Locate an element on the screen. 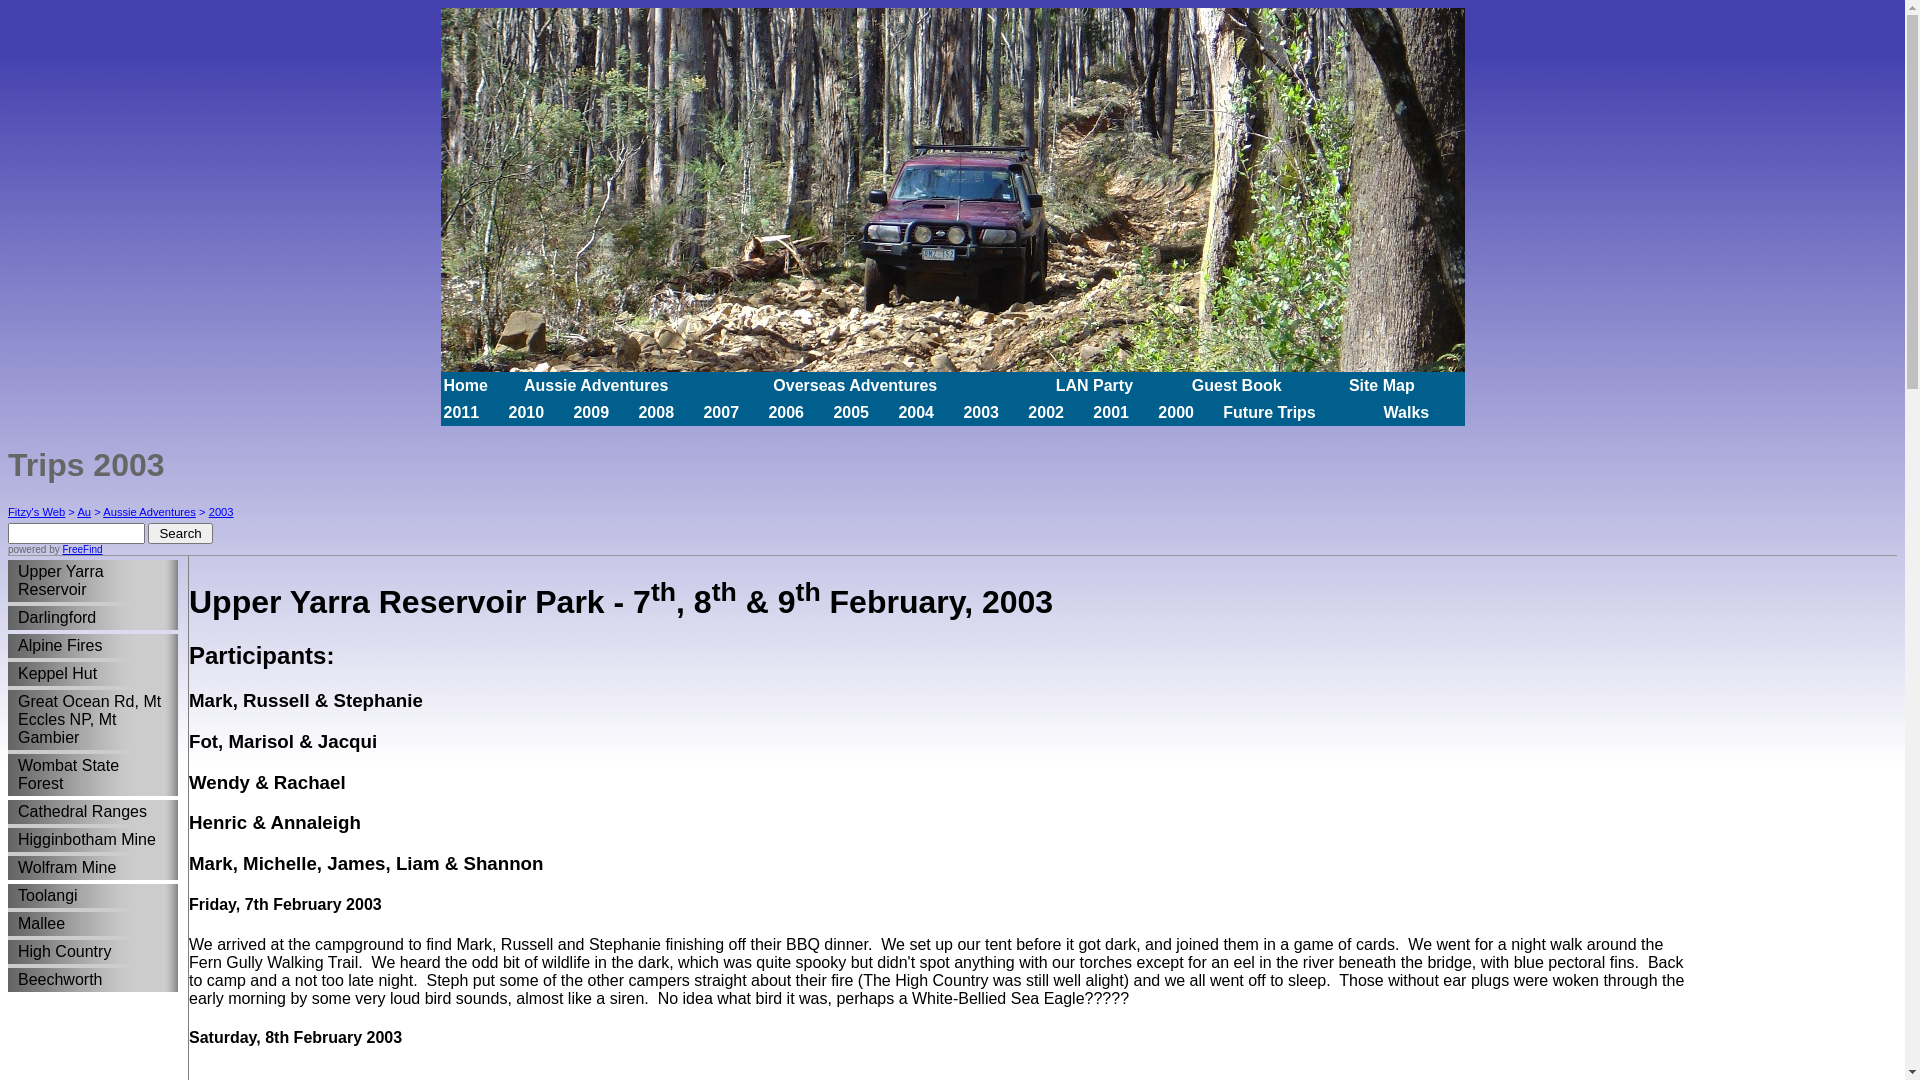 Image resolution: width=1920 pixels, height=1080 pixels. '2002' is located at coordinates (1045, 411).